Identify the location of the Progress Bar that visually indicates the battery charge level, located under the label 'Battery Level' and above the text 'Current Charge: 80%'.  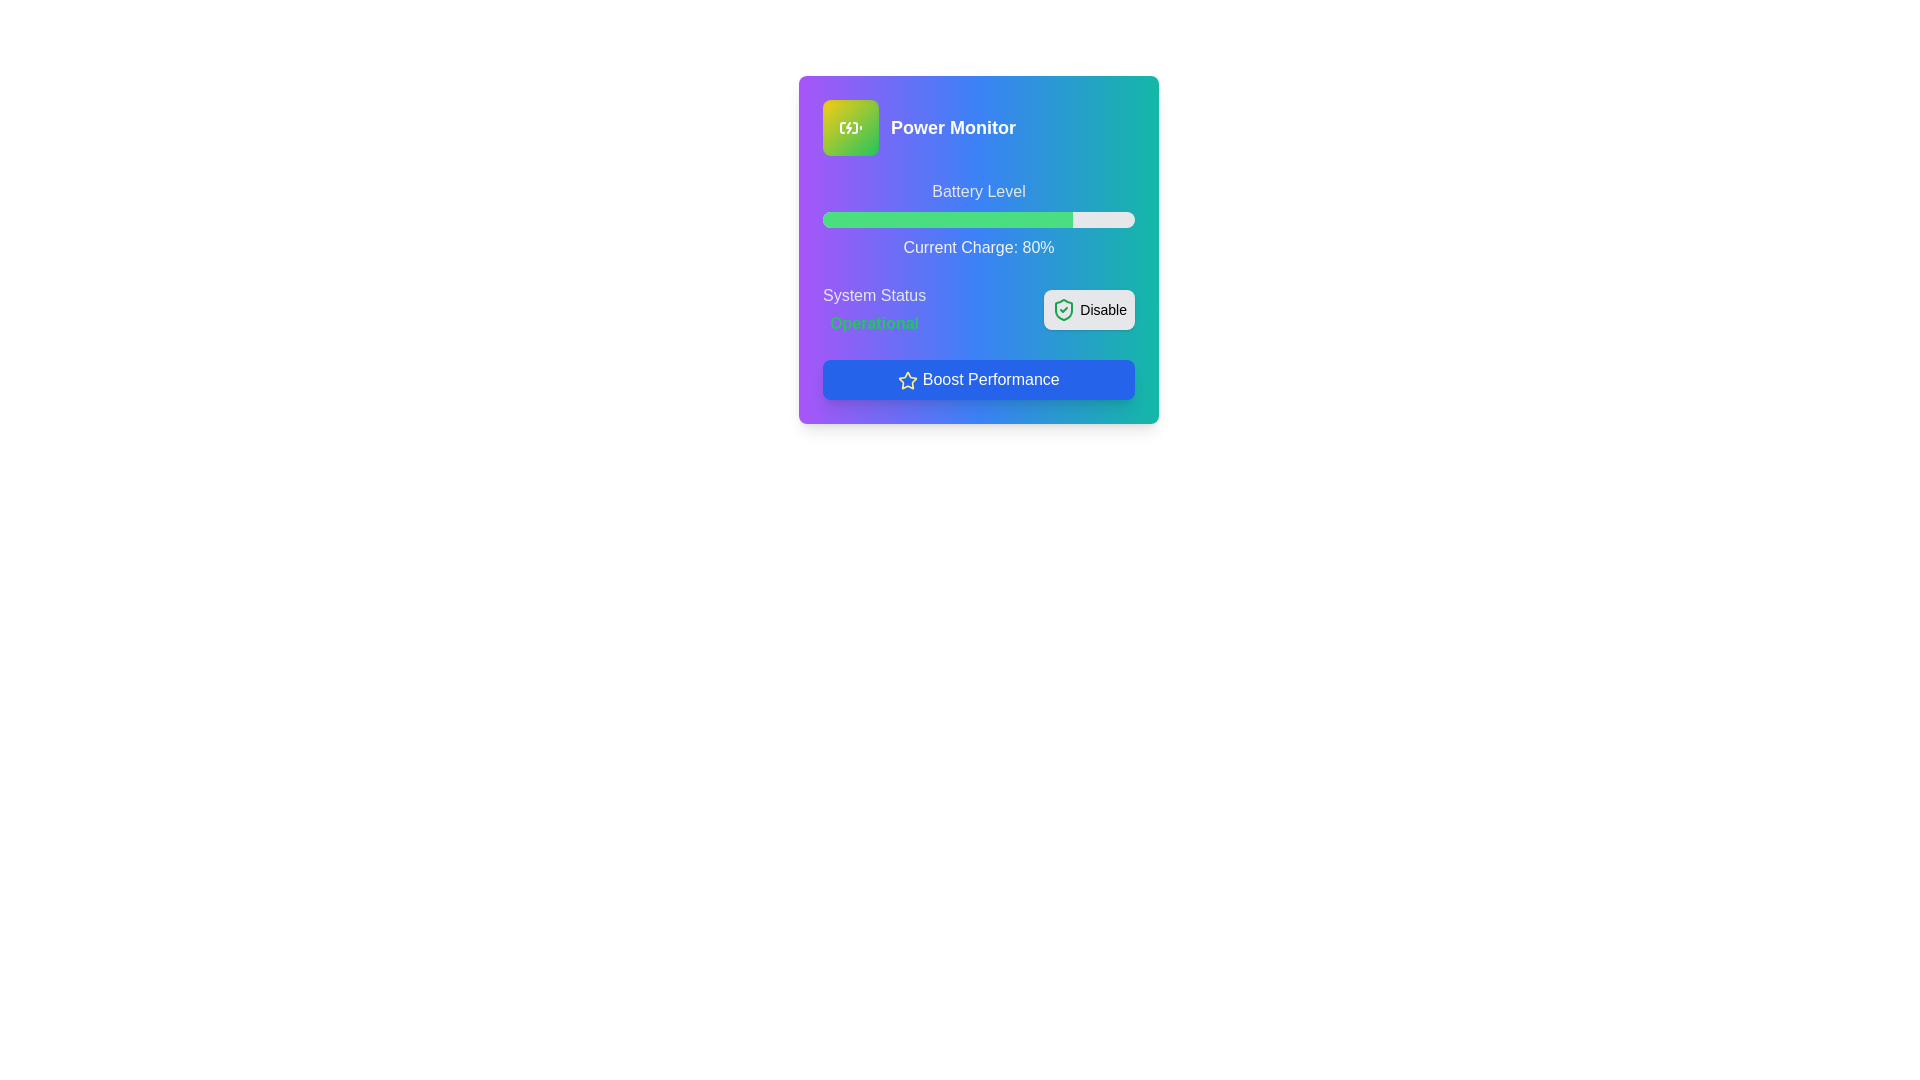
(979, 219).